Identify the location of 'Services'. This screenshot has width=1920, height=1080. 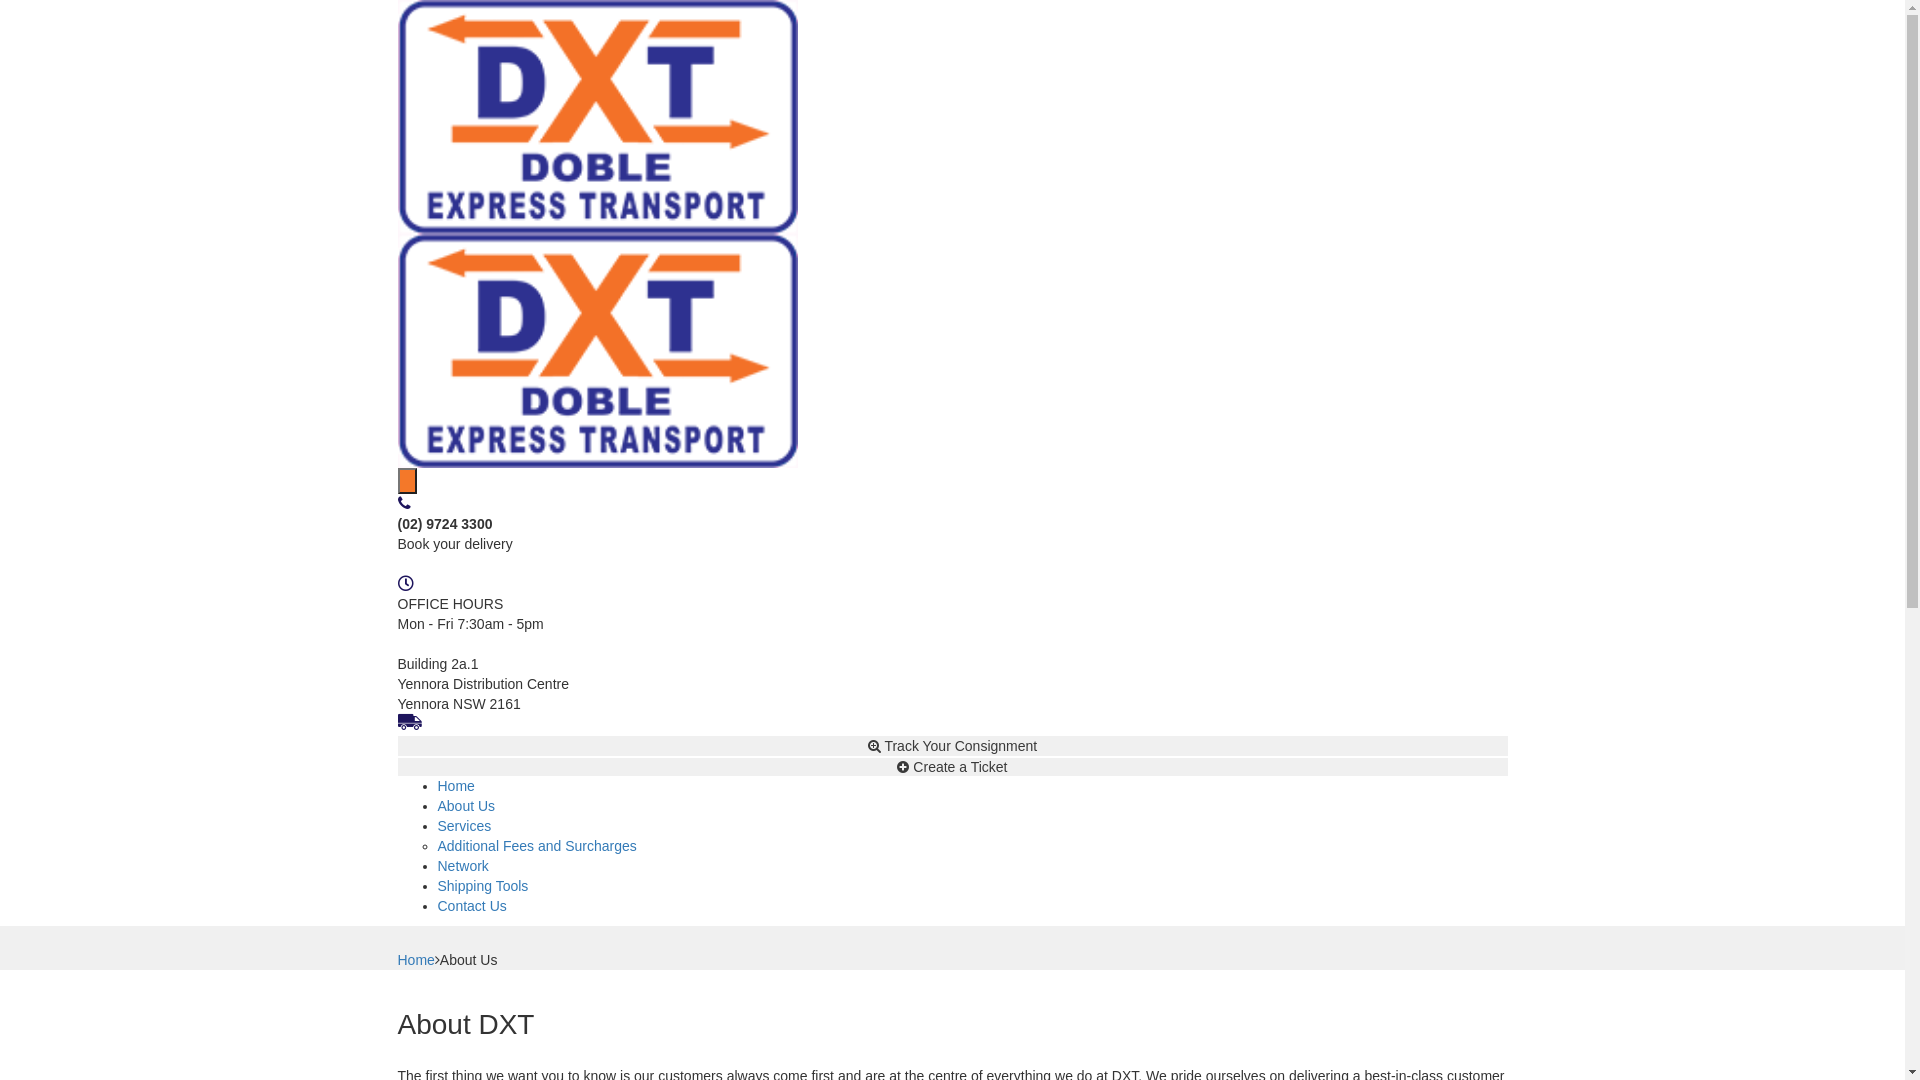
(436, 825).